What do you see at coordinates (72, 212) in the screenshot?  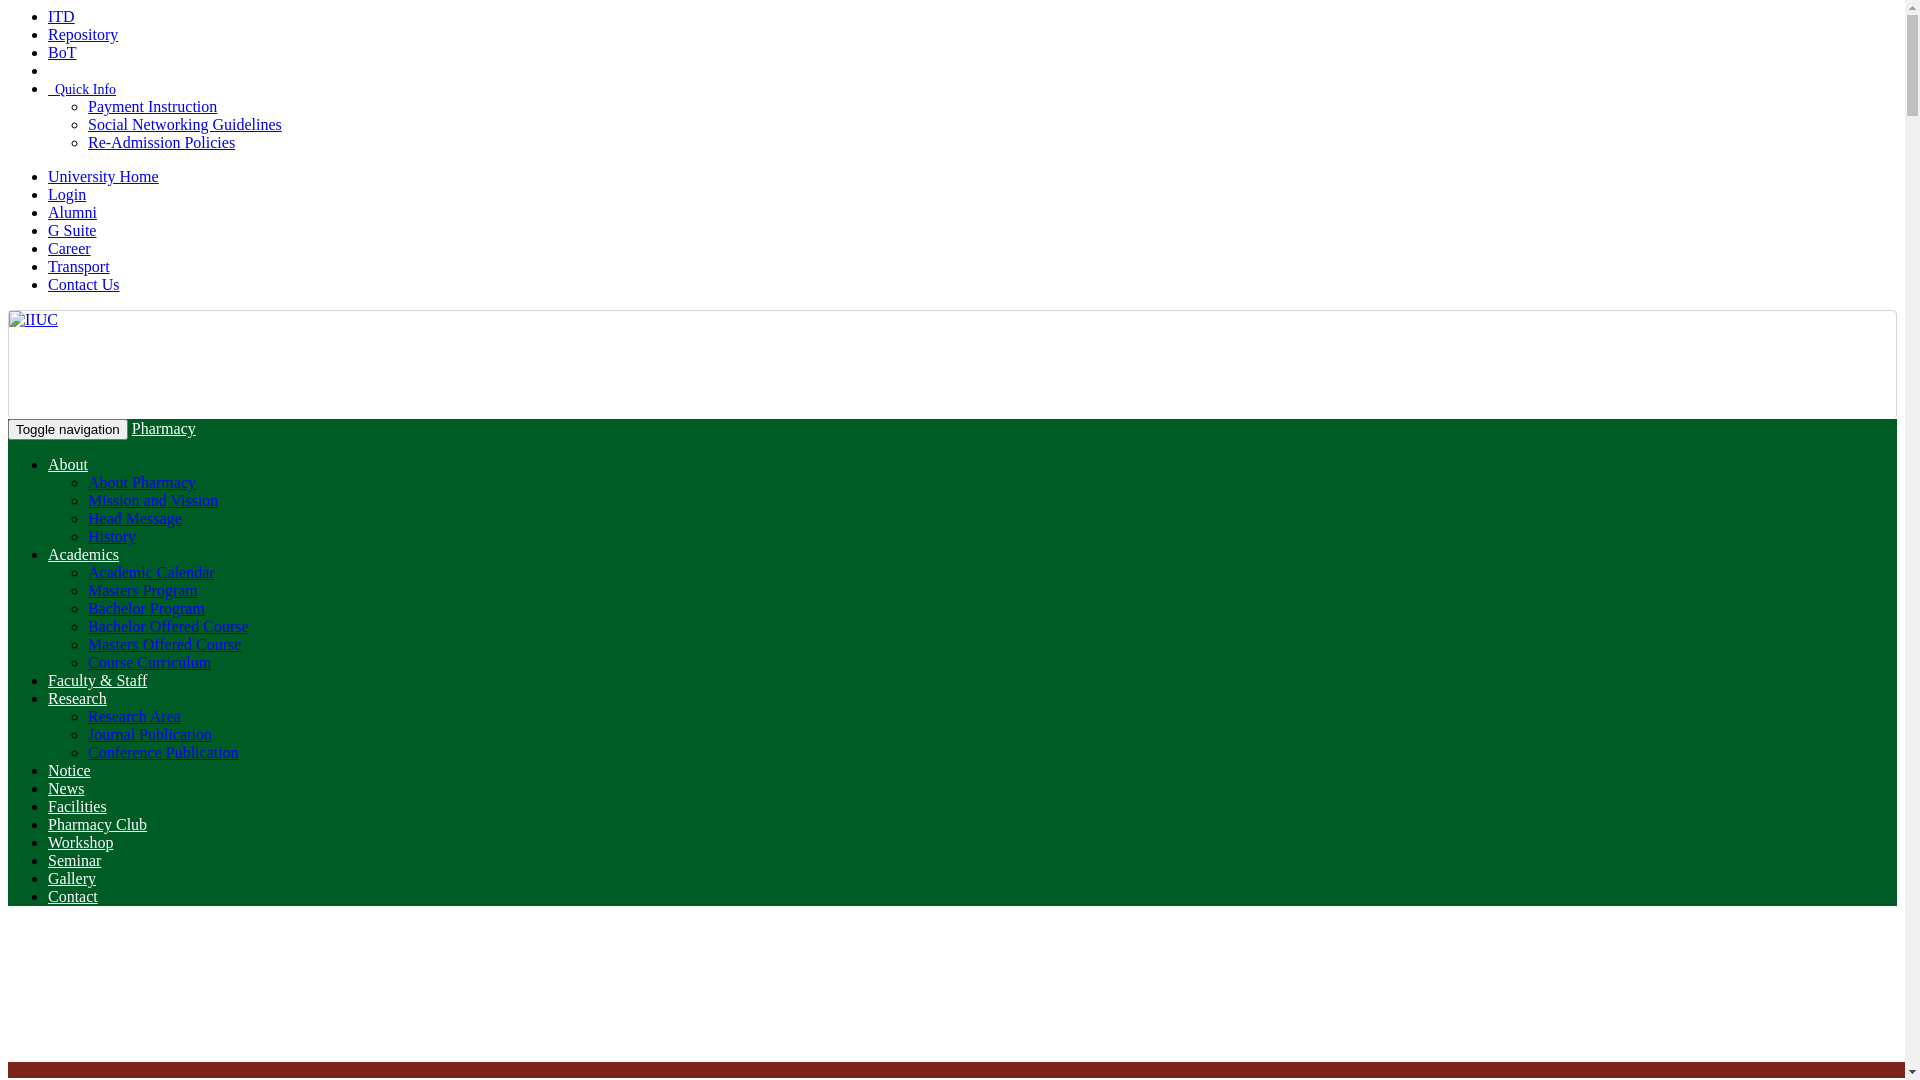 I see `'Alumni'` at bounding box center [72, 212].